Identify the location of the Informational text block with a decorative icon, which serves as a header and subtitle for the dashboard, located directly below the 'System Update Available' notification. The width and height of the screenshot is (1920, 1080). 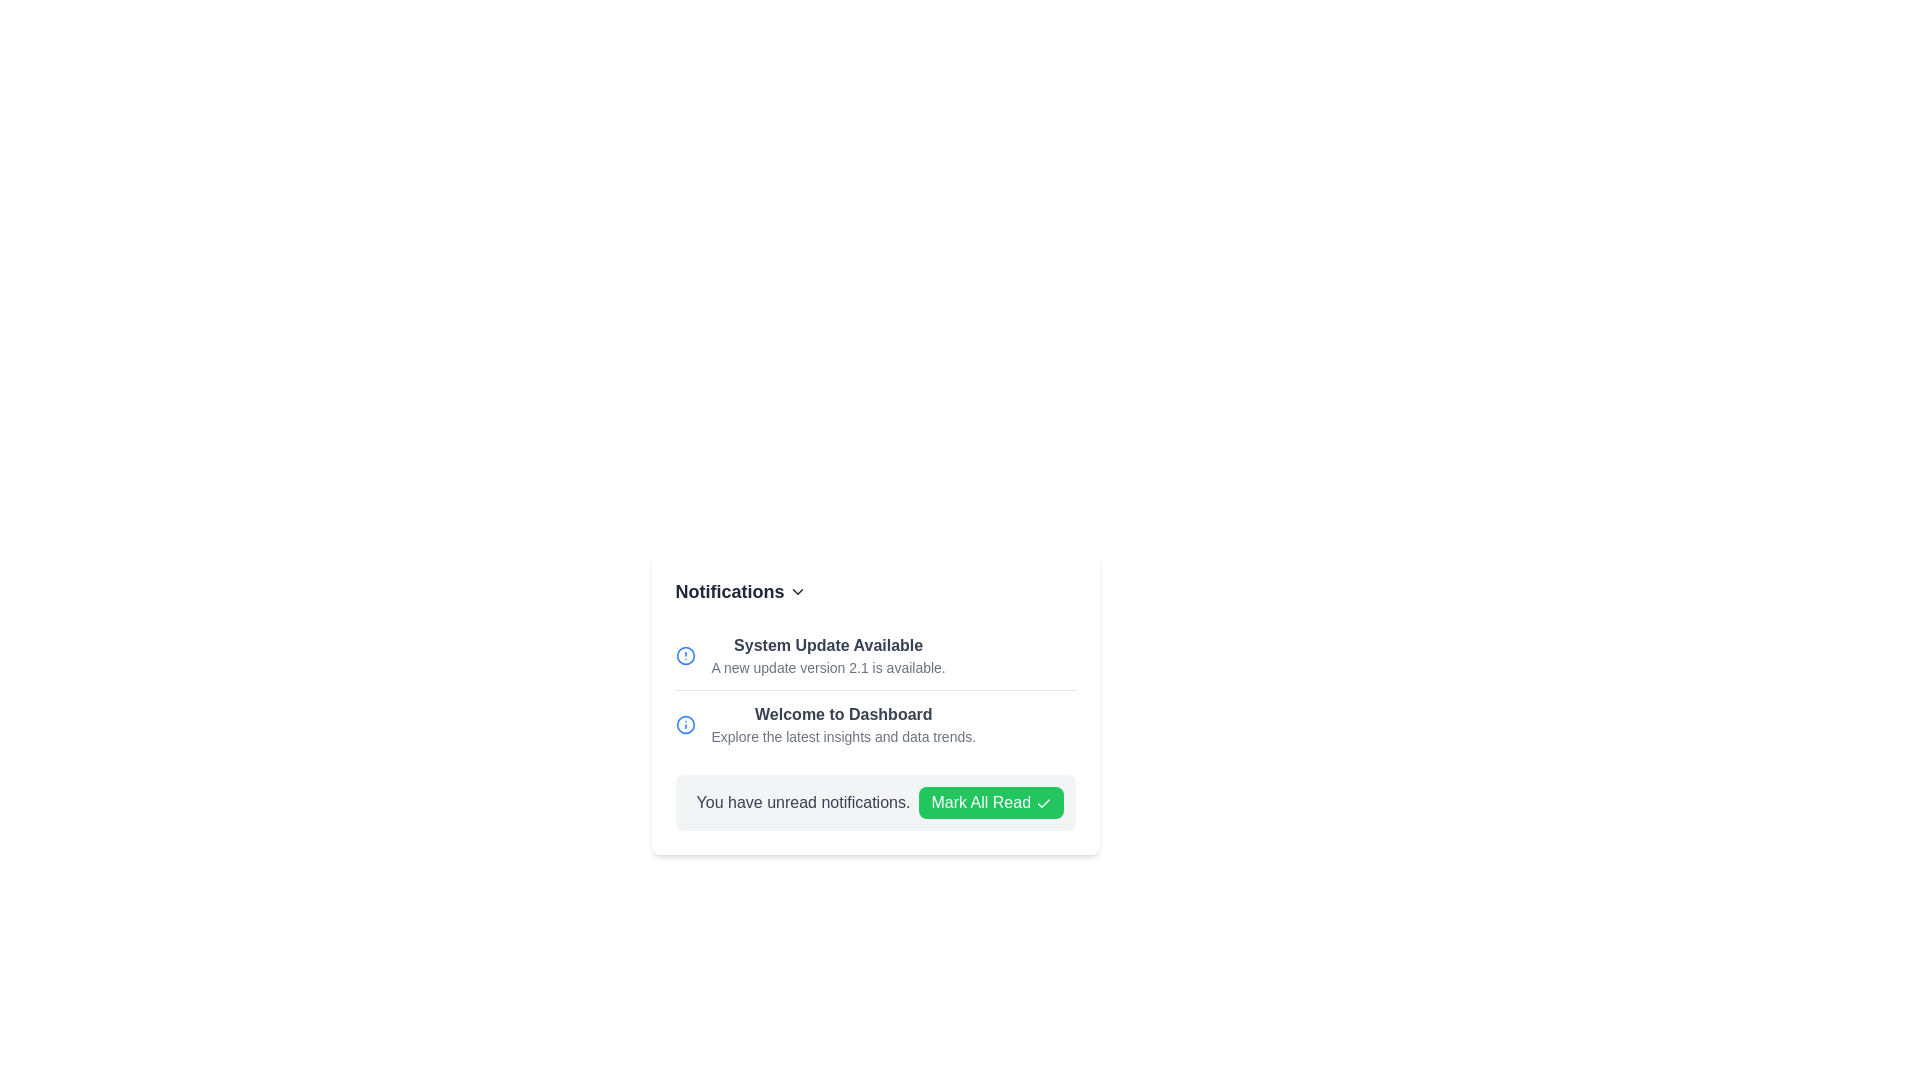
(875, 724).